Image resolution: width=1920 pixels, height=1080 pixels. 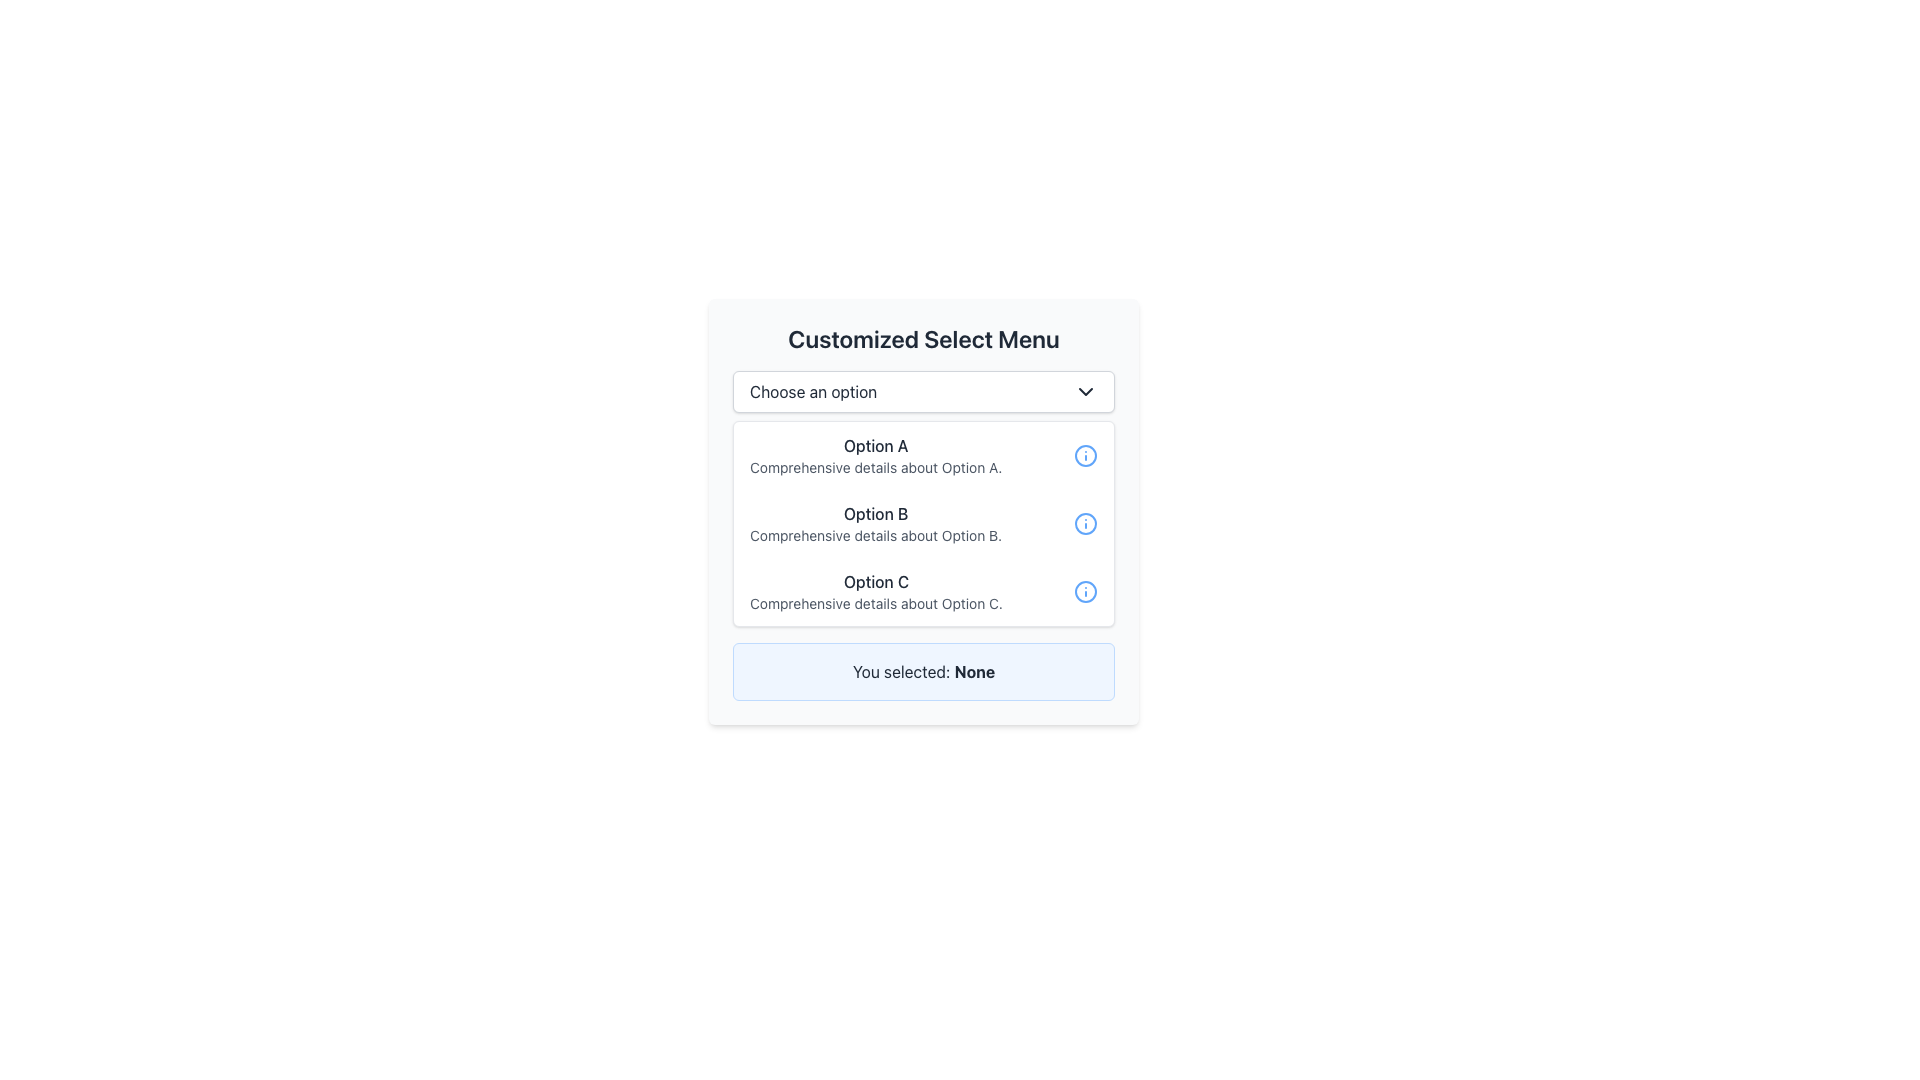 I want to click on the static display text that shows 'You selected: None', which is styled with a bold 'None' and set against a light blue background with a blue border, located at the bottom of a card-like component, so click(x=923, y=671).